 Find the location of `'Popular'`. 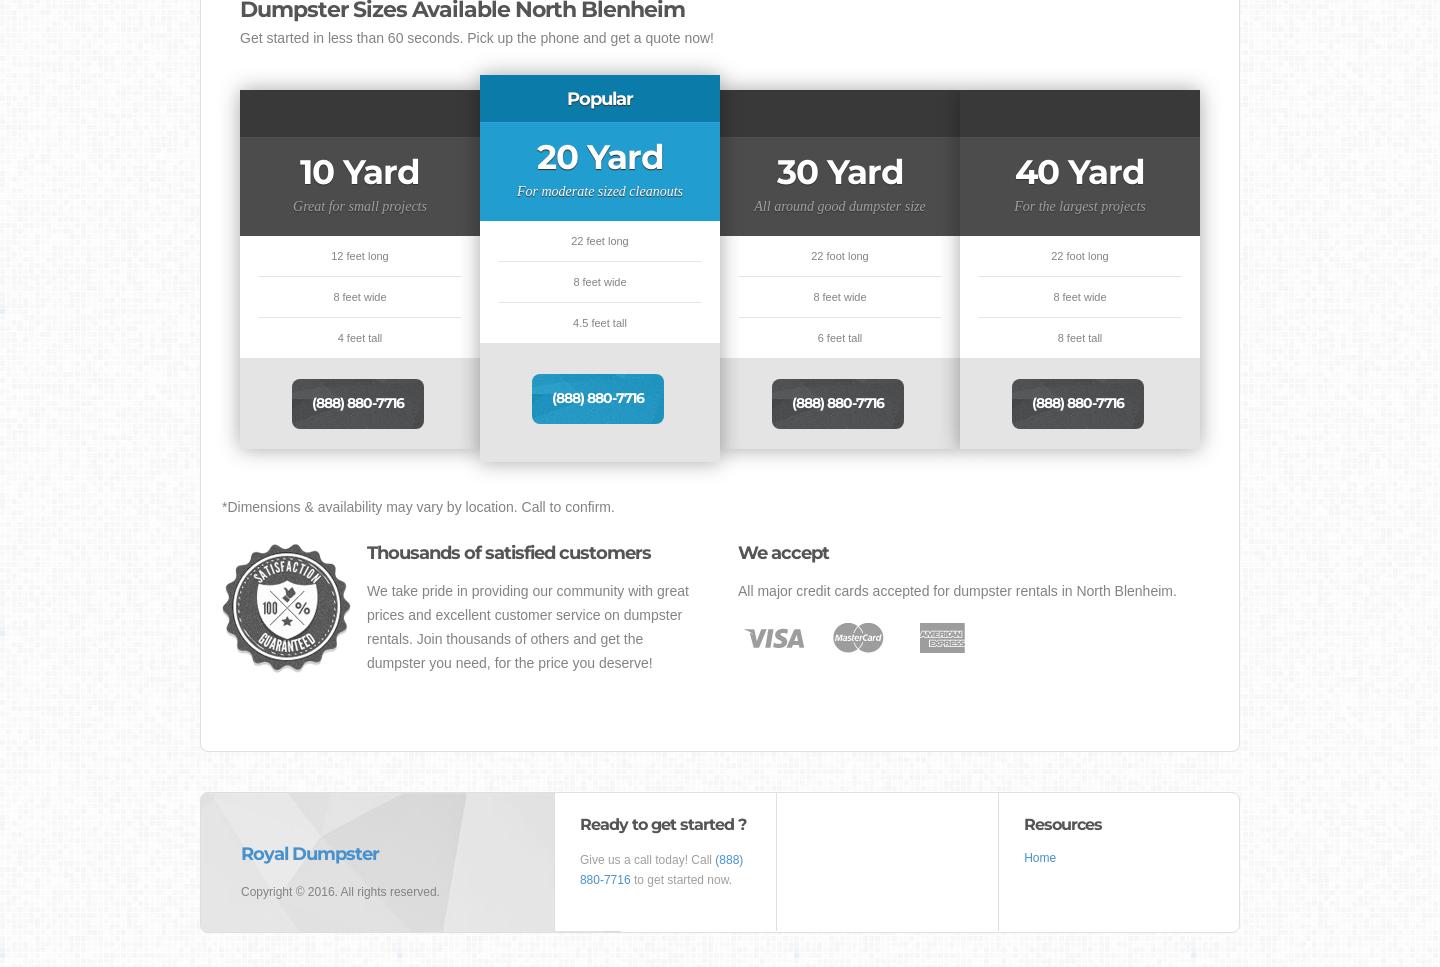

'Popular' is located at coordinates (600, 99).